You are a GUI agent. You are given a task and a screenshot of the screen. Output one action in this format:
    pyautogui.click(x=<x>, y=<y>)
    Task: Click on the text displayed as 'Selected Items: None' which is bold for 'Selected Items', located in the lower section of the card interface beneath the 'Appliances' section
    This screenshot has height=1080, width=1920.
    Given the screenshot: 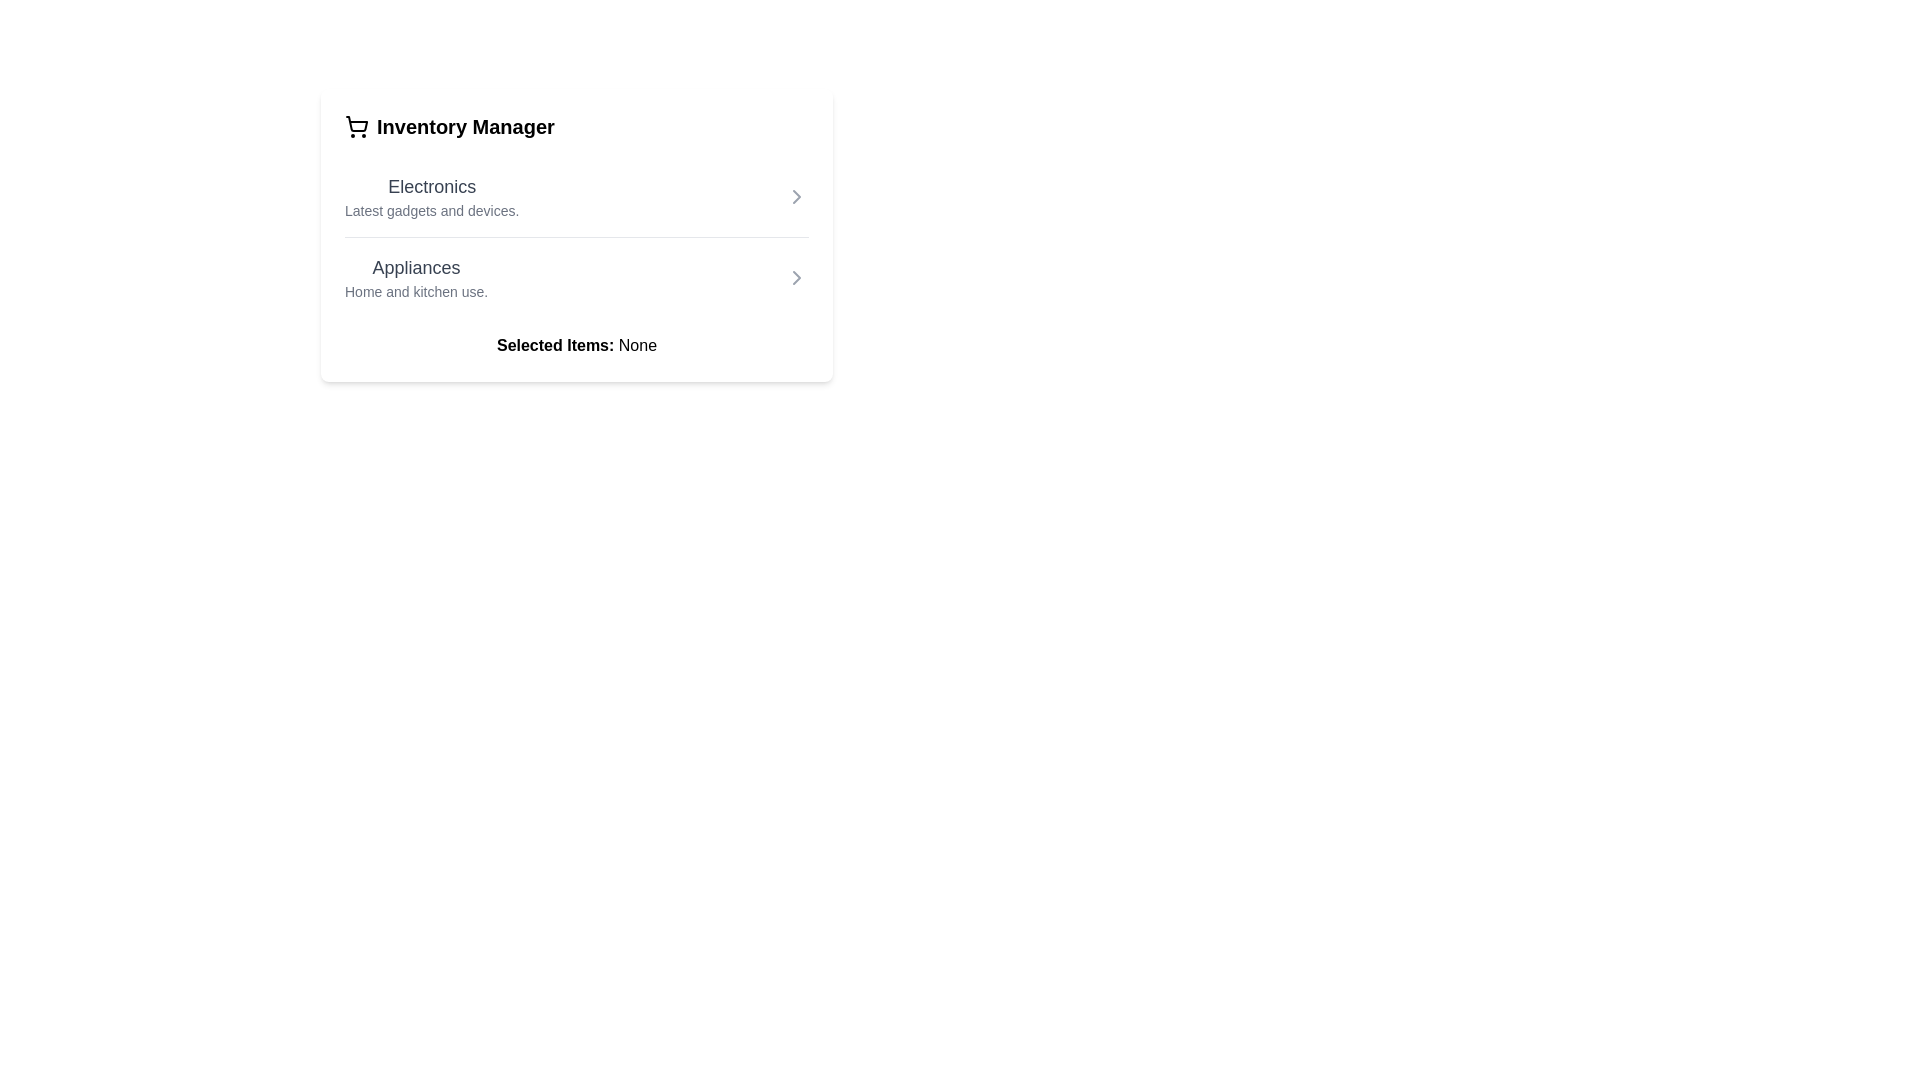 What is the action you would take?
    pyautogui.click(x=575, y=345)
    